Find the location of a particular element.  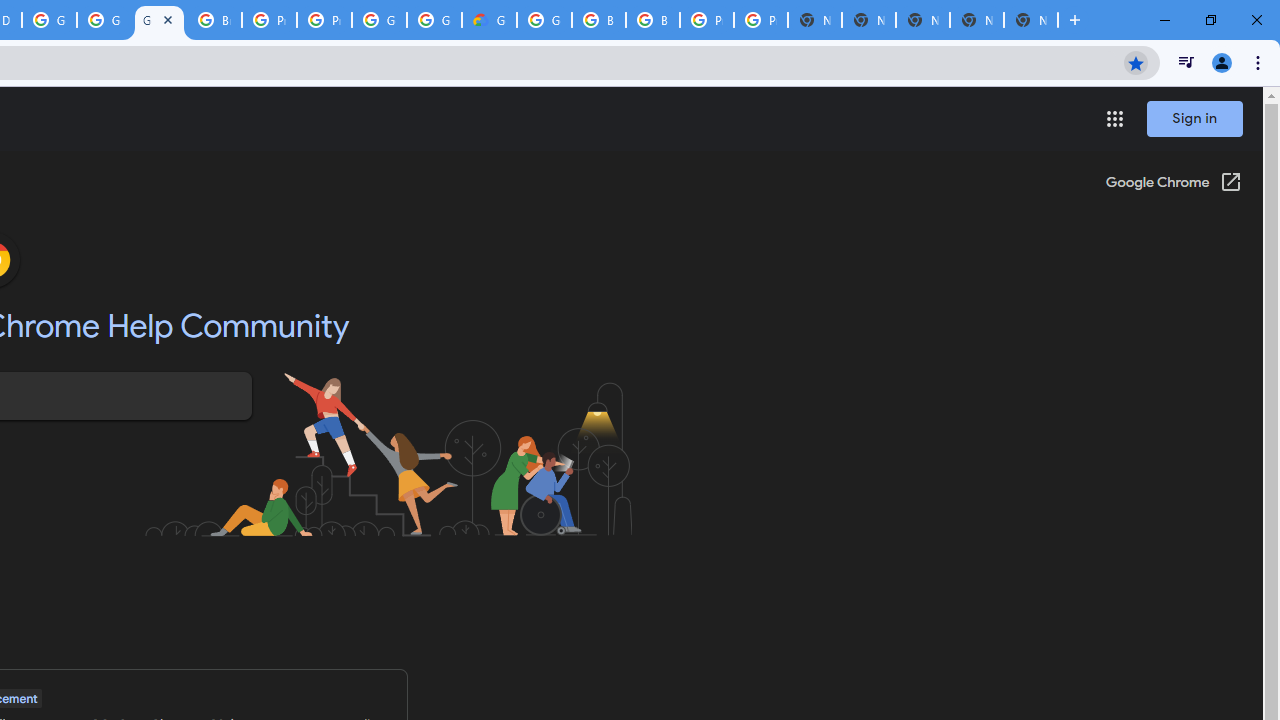

'New Tab' is located at coordinates (1031, 20).